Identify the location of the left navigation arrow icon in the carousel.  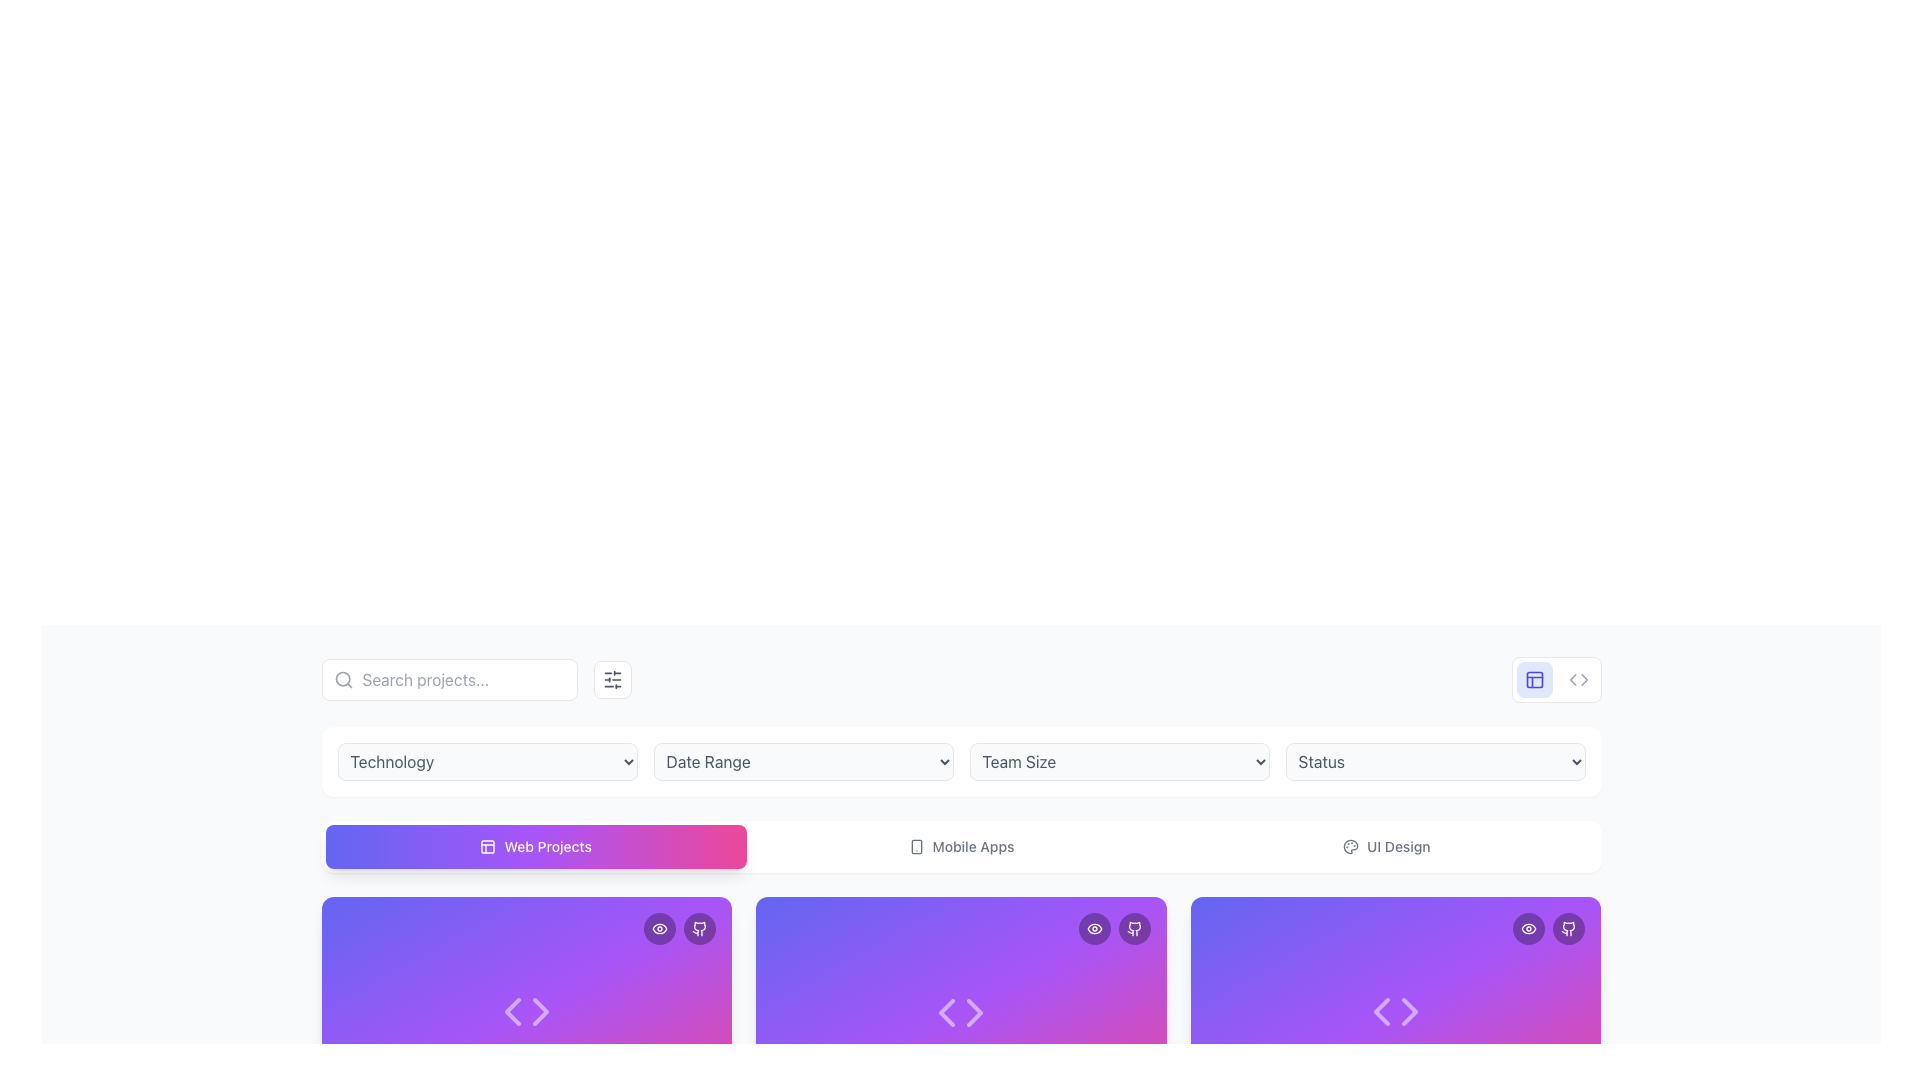
(946, 1012).